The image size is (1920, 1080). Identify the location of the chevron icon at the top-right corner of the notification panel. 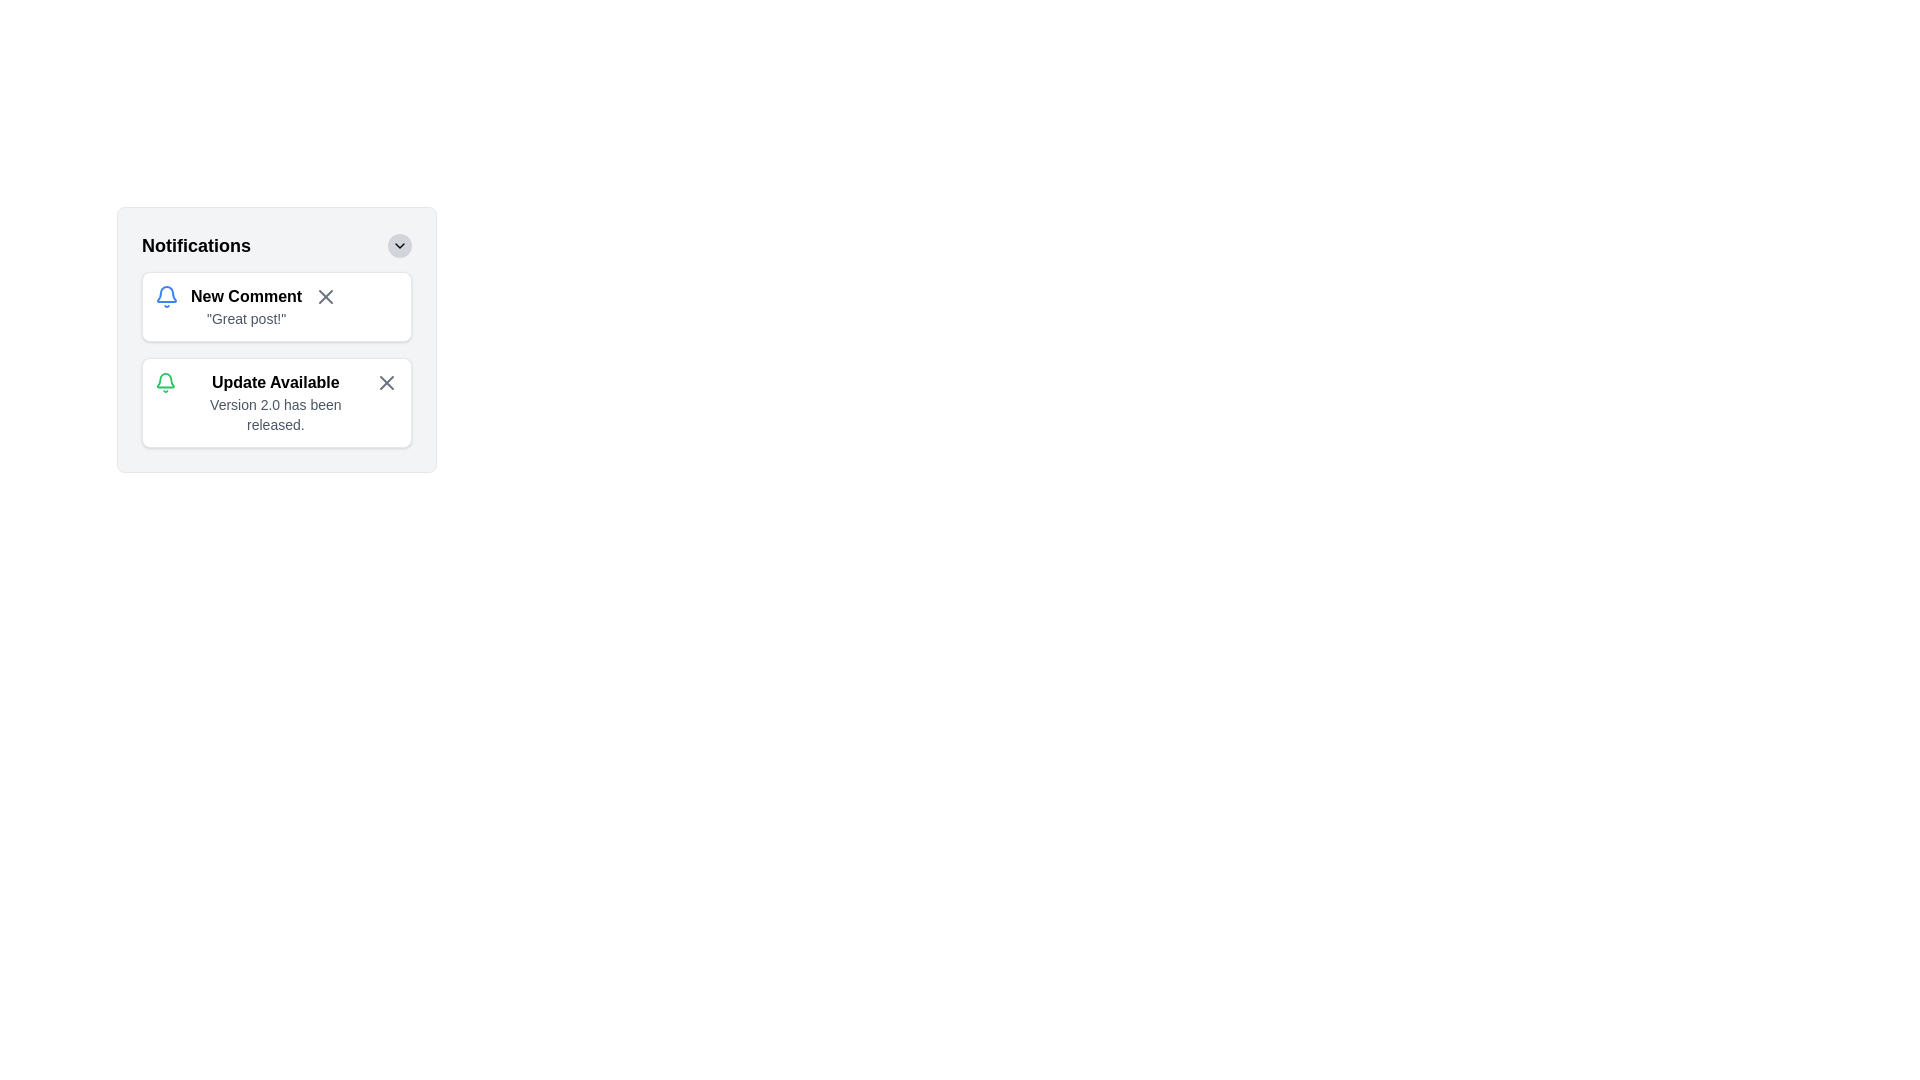
(399, 245).